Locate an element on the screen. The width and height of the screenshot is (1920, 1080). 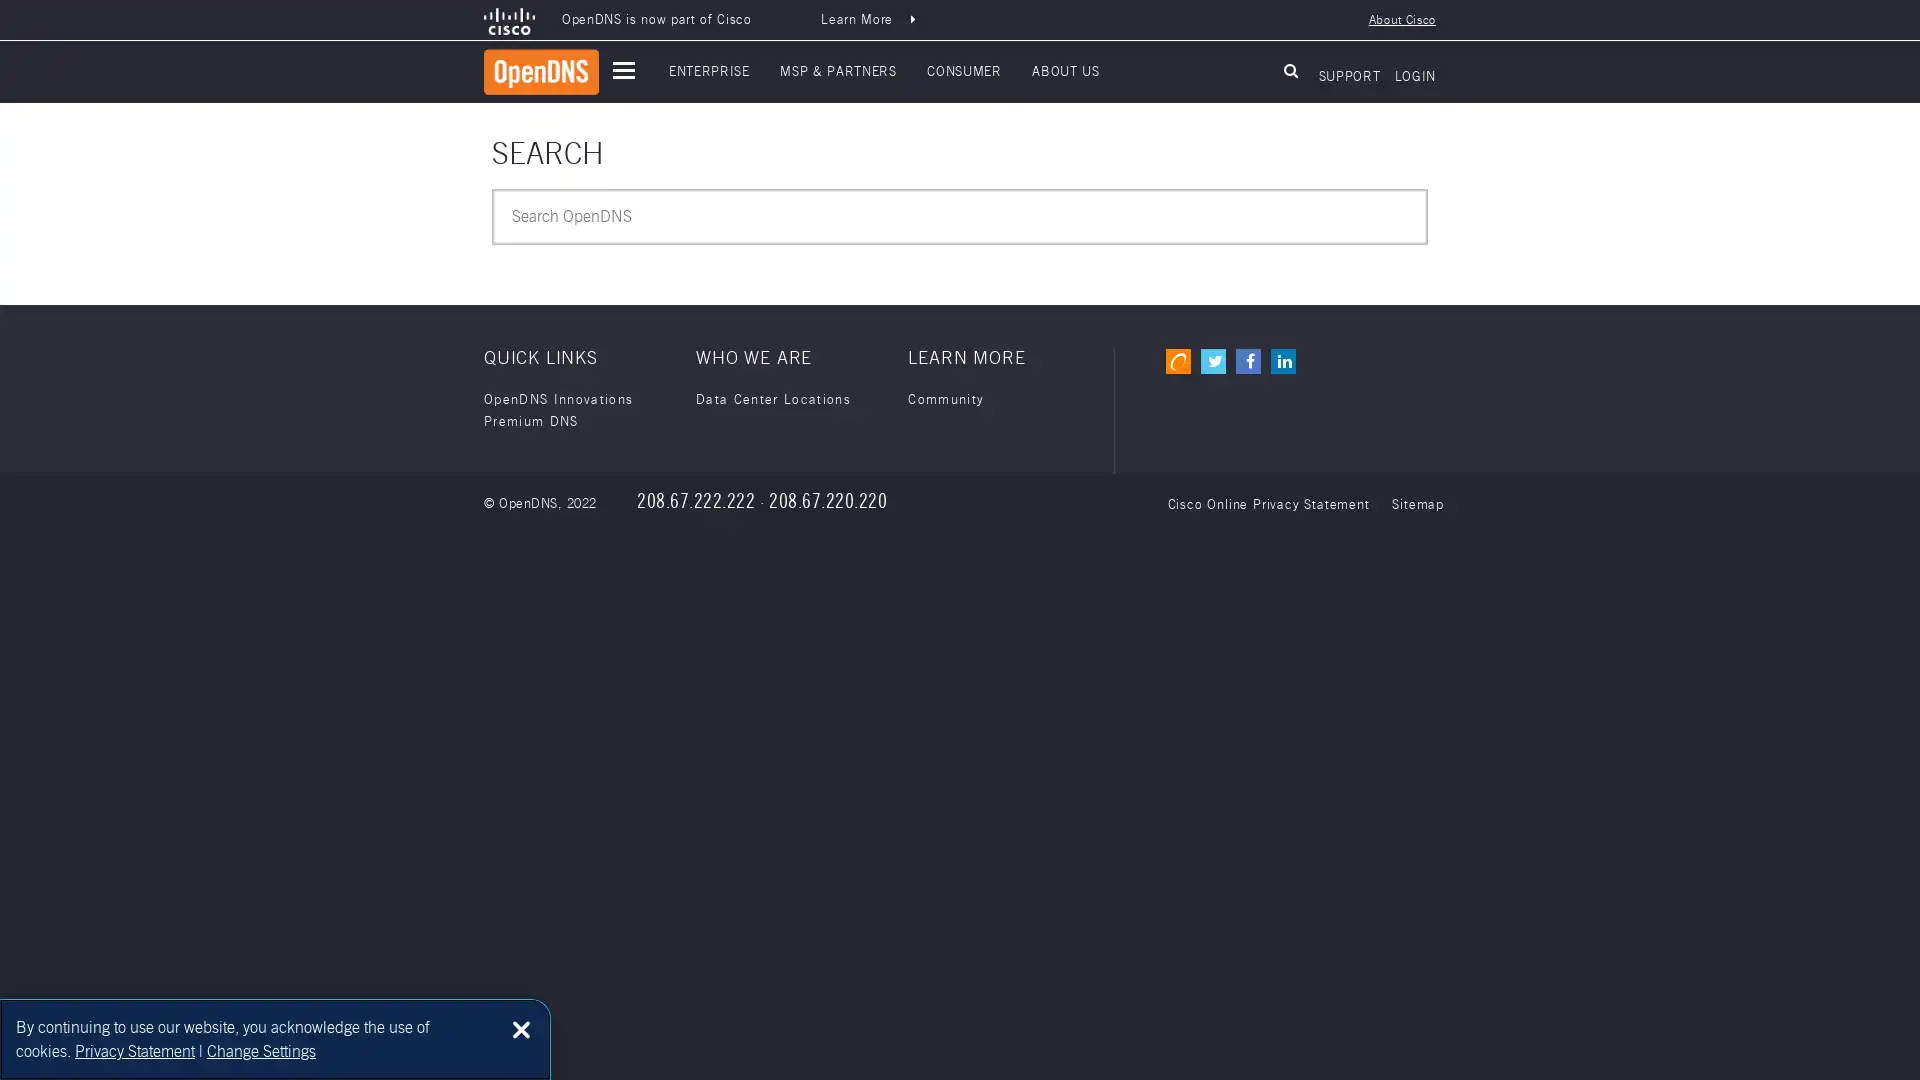
Close is located at coordinates (521, 1029).